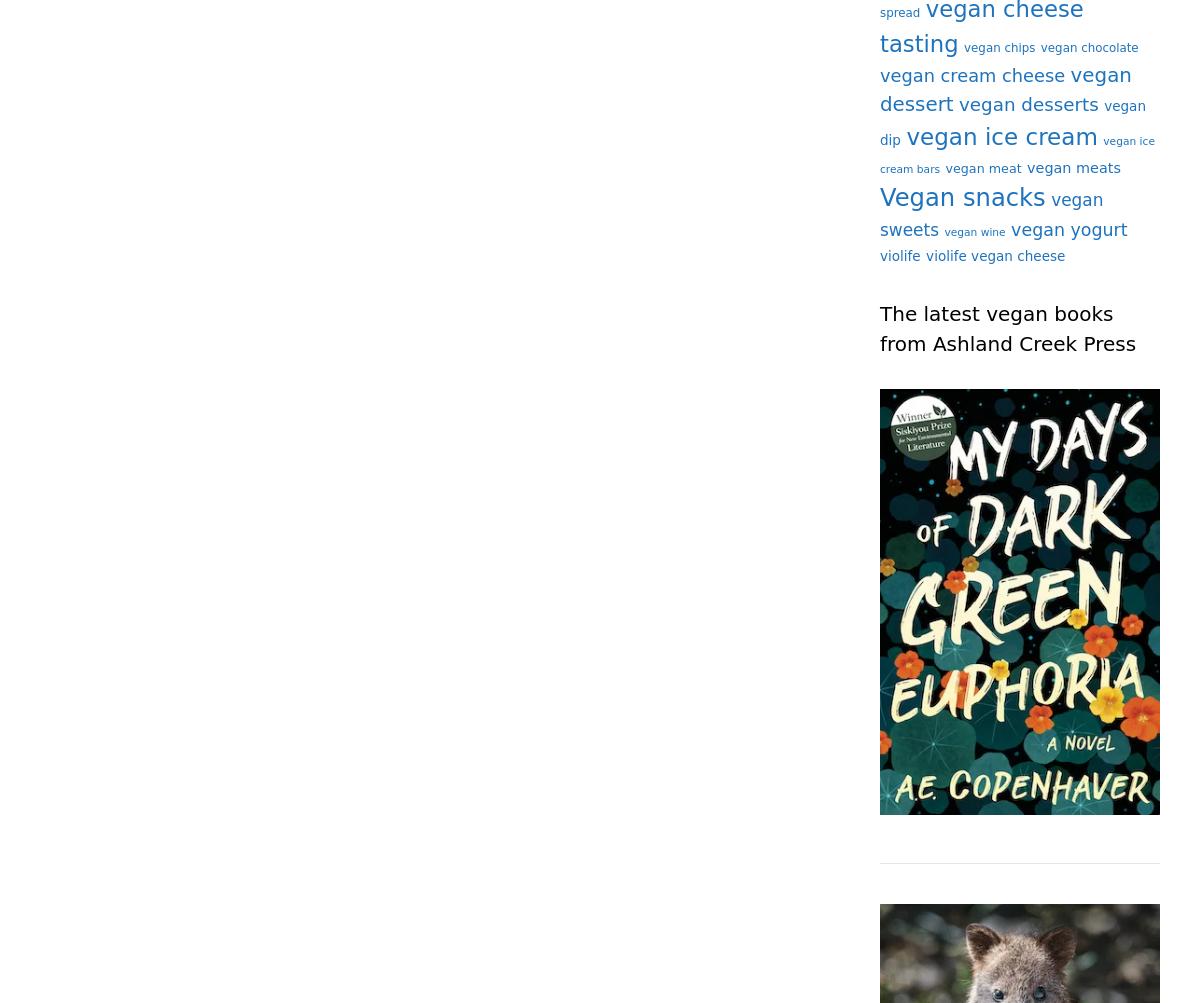 The width and height of the screenshot is (1200, 1003). Describe the element at coordinates (972, 74) in the screenshot. I see `'vegan cream cheese'` at that location.